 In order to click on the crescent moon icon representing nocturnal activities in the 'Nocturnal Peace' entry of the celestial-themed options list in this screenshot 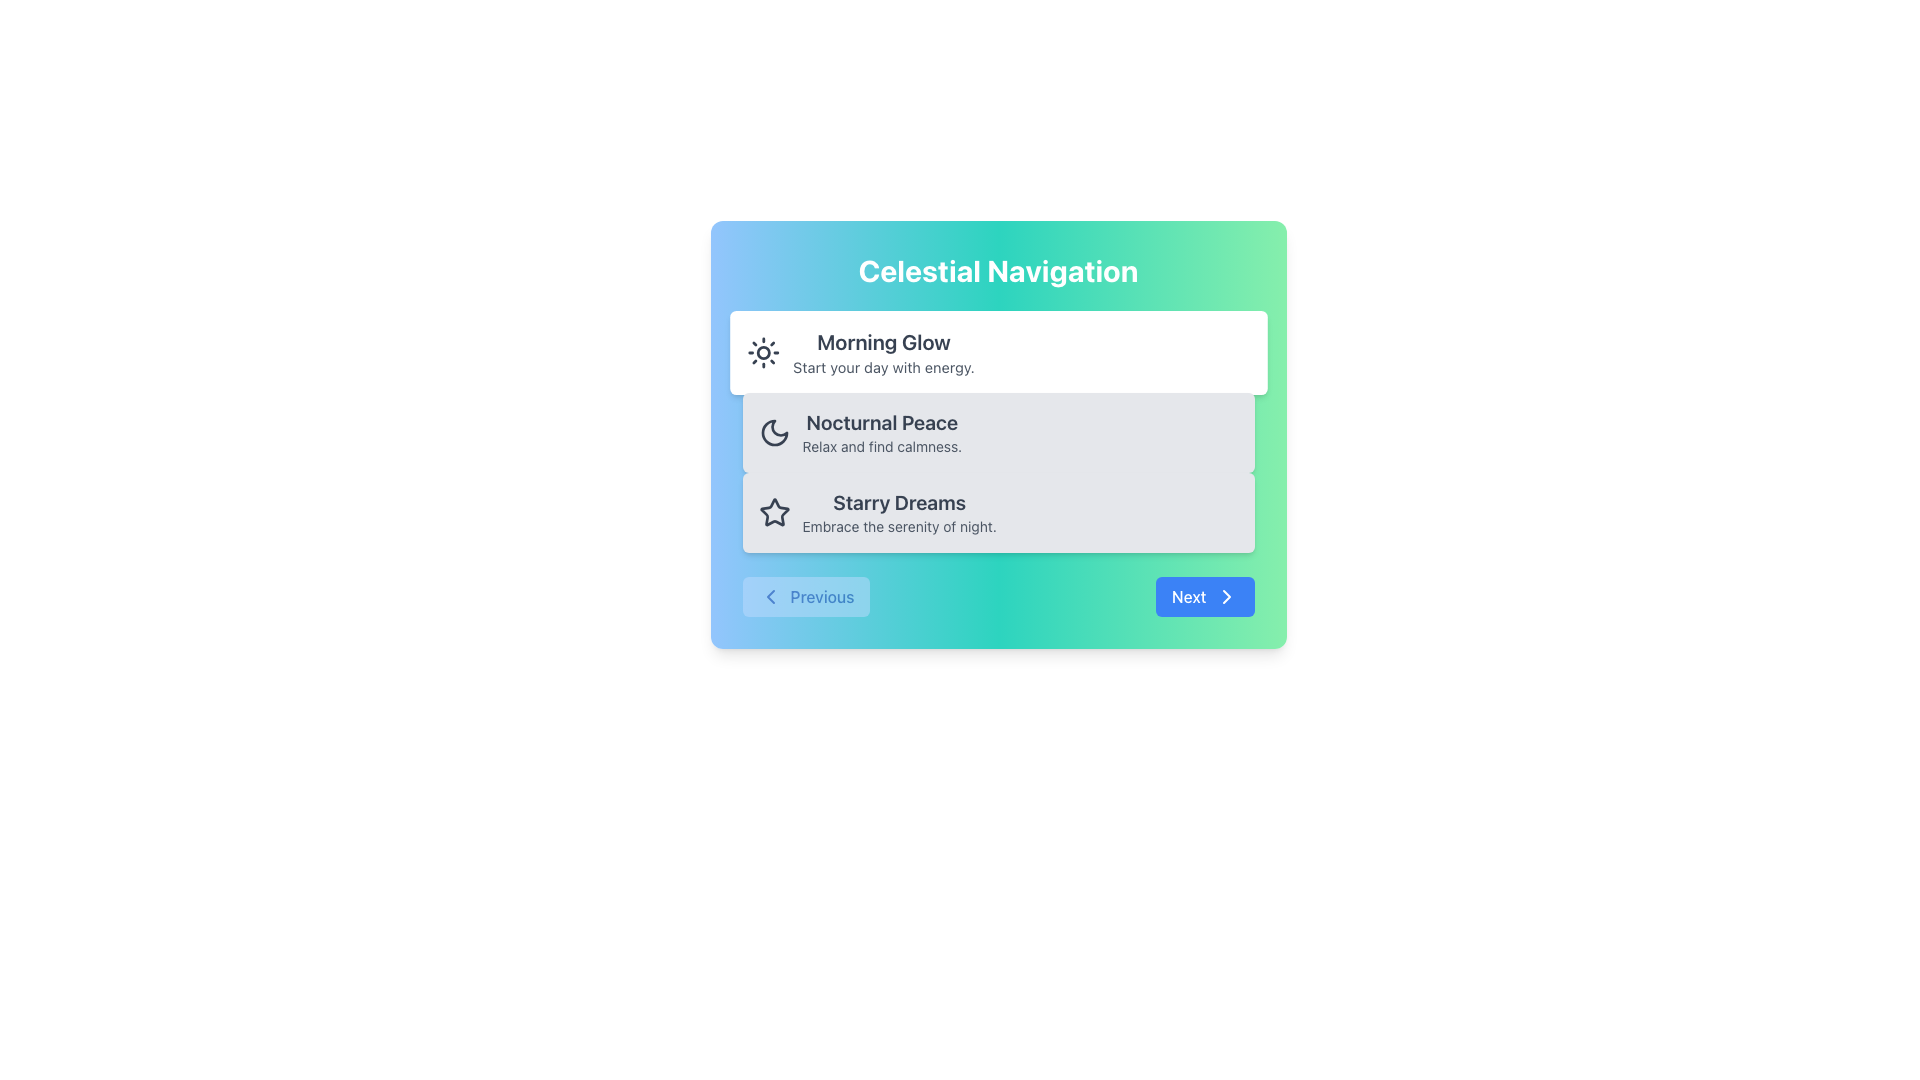, I will do `click(773, 431)`.